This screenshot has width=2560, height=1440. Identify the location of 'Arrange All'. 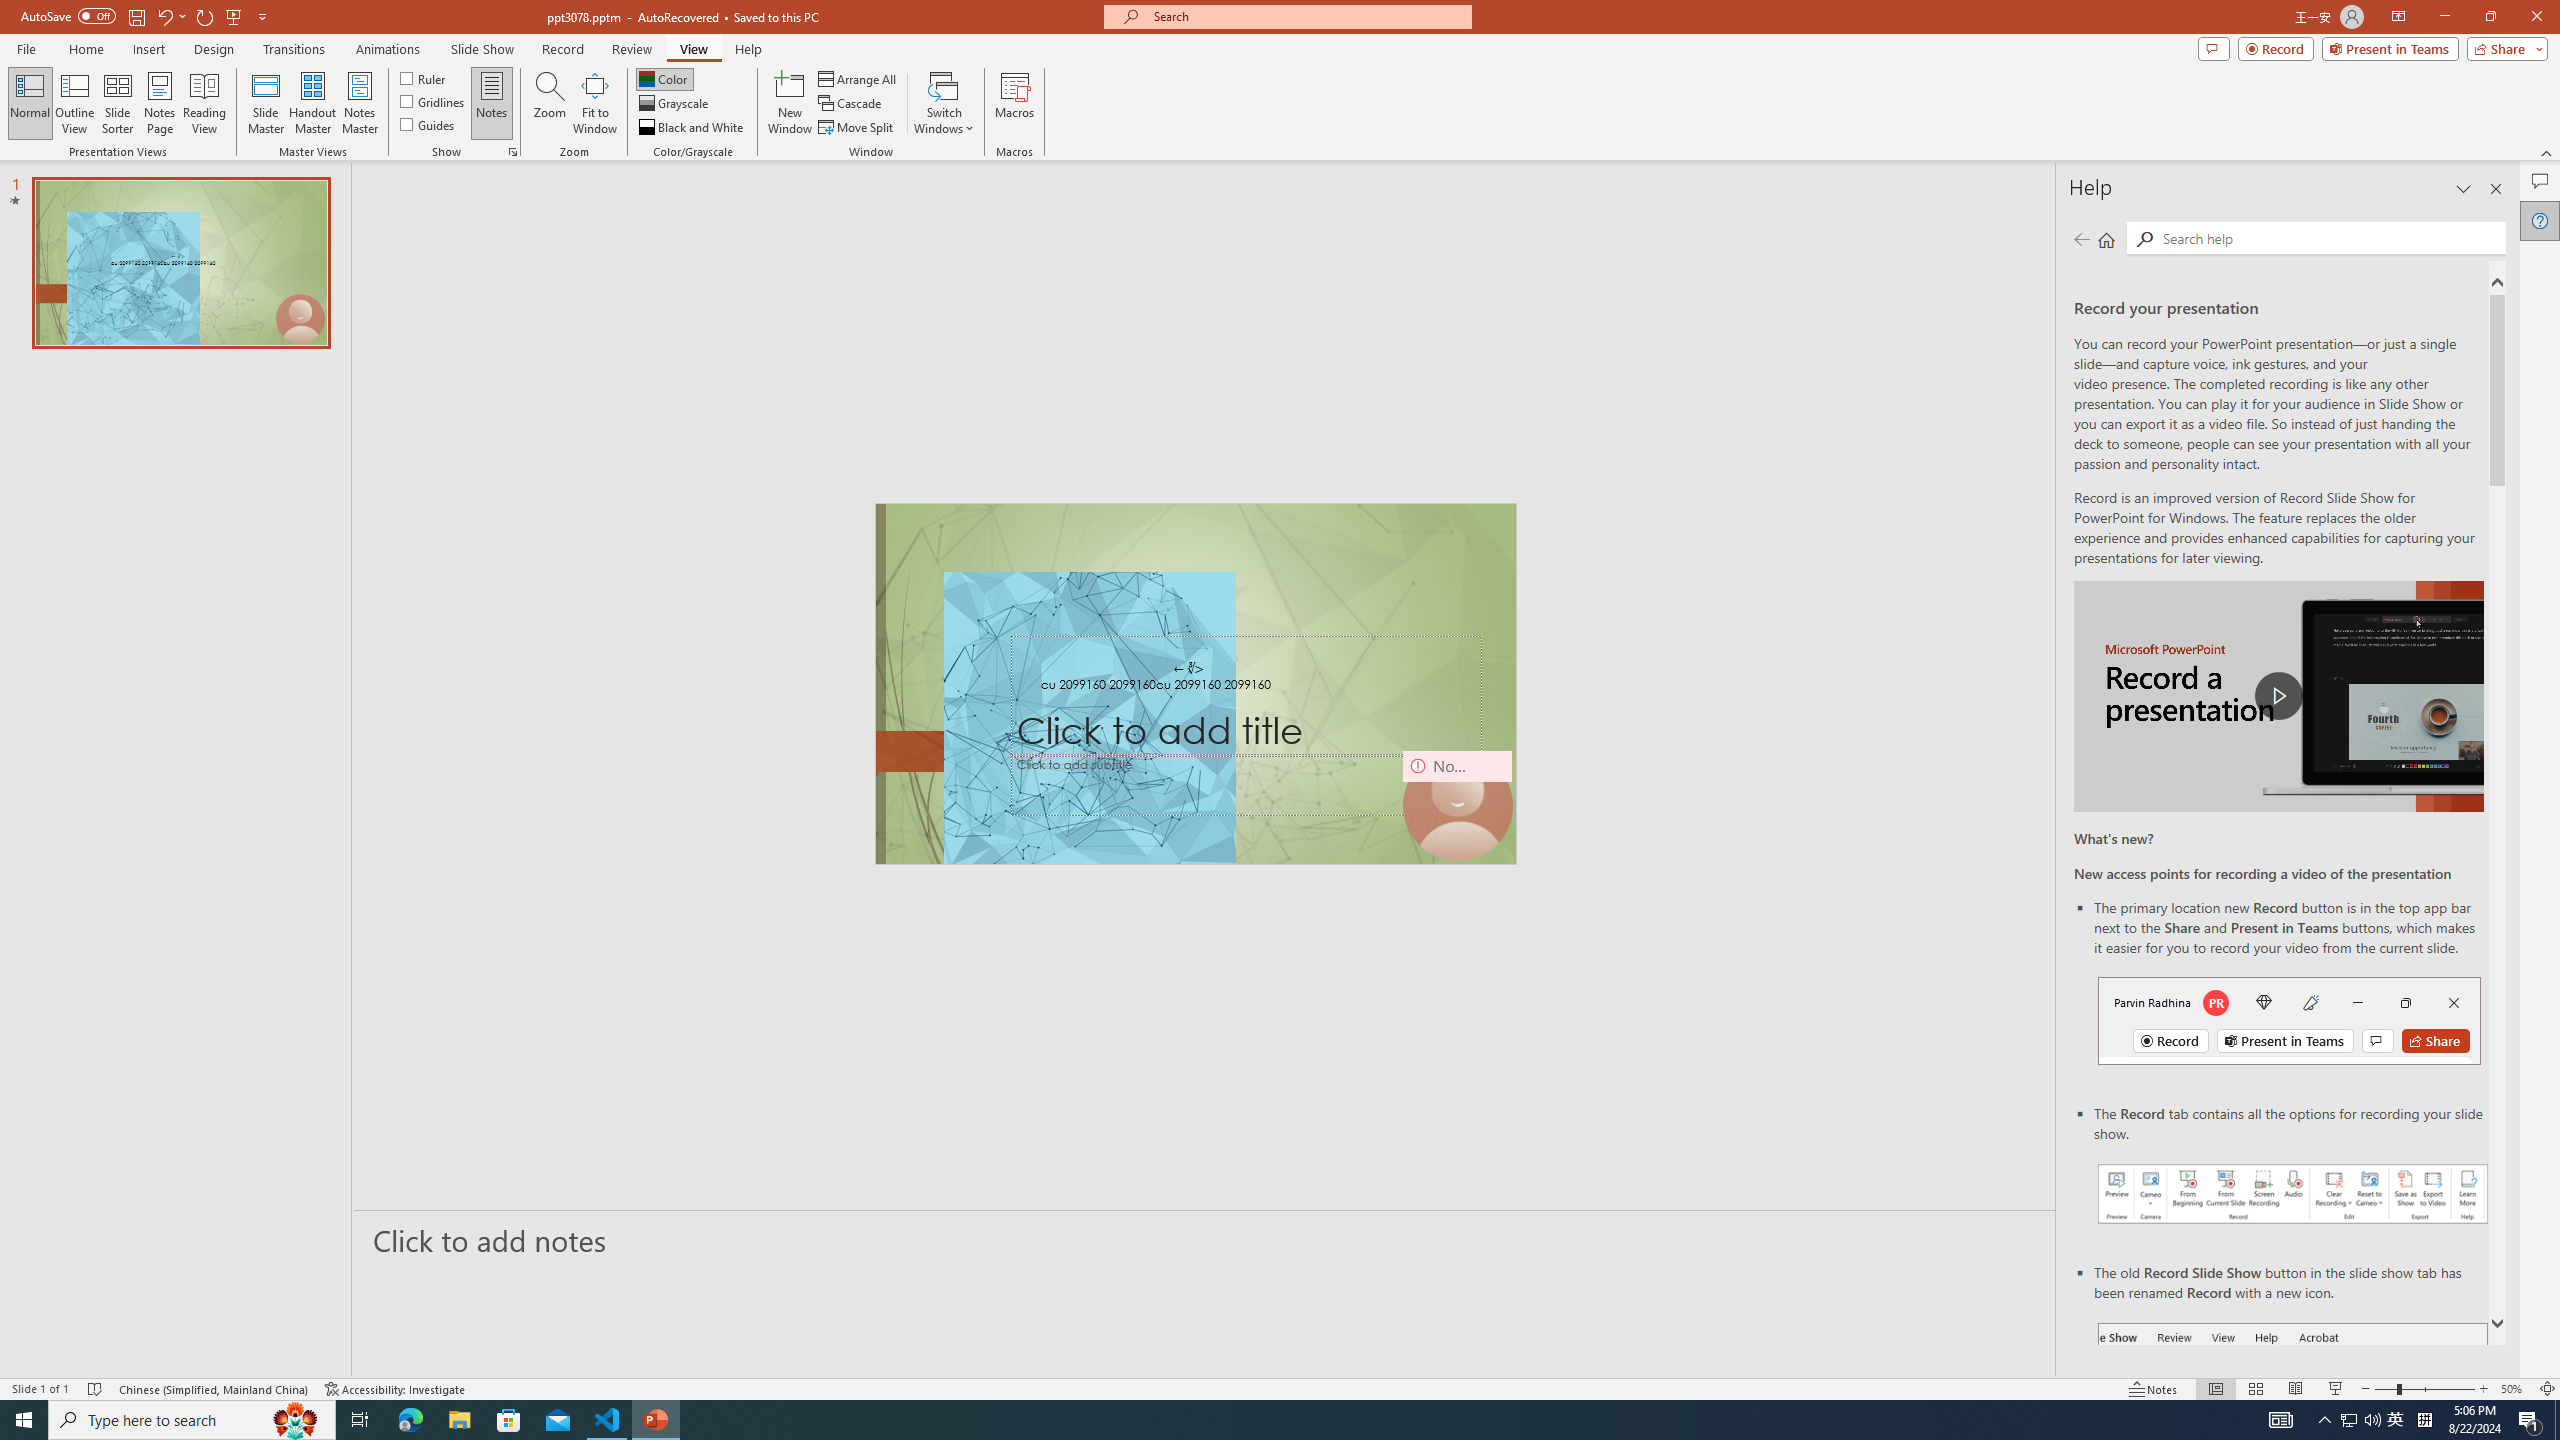
(857, 78).